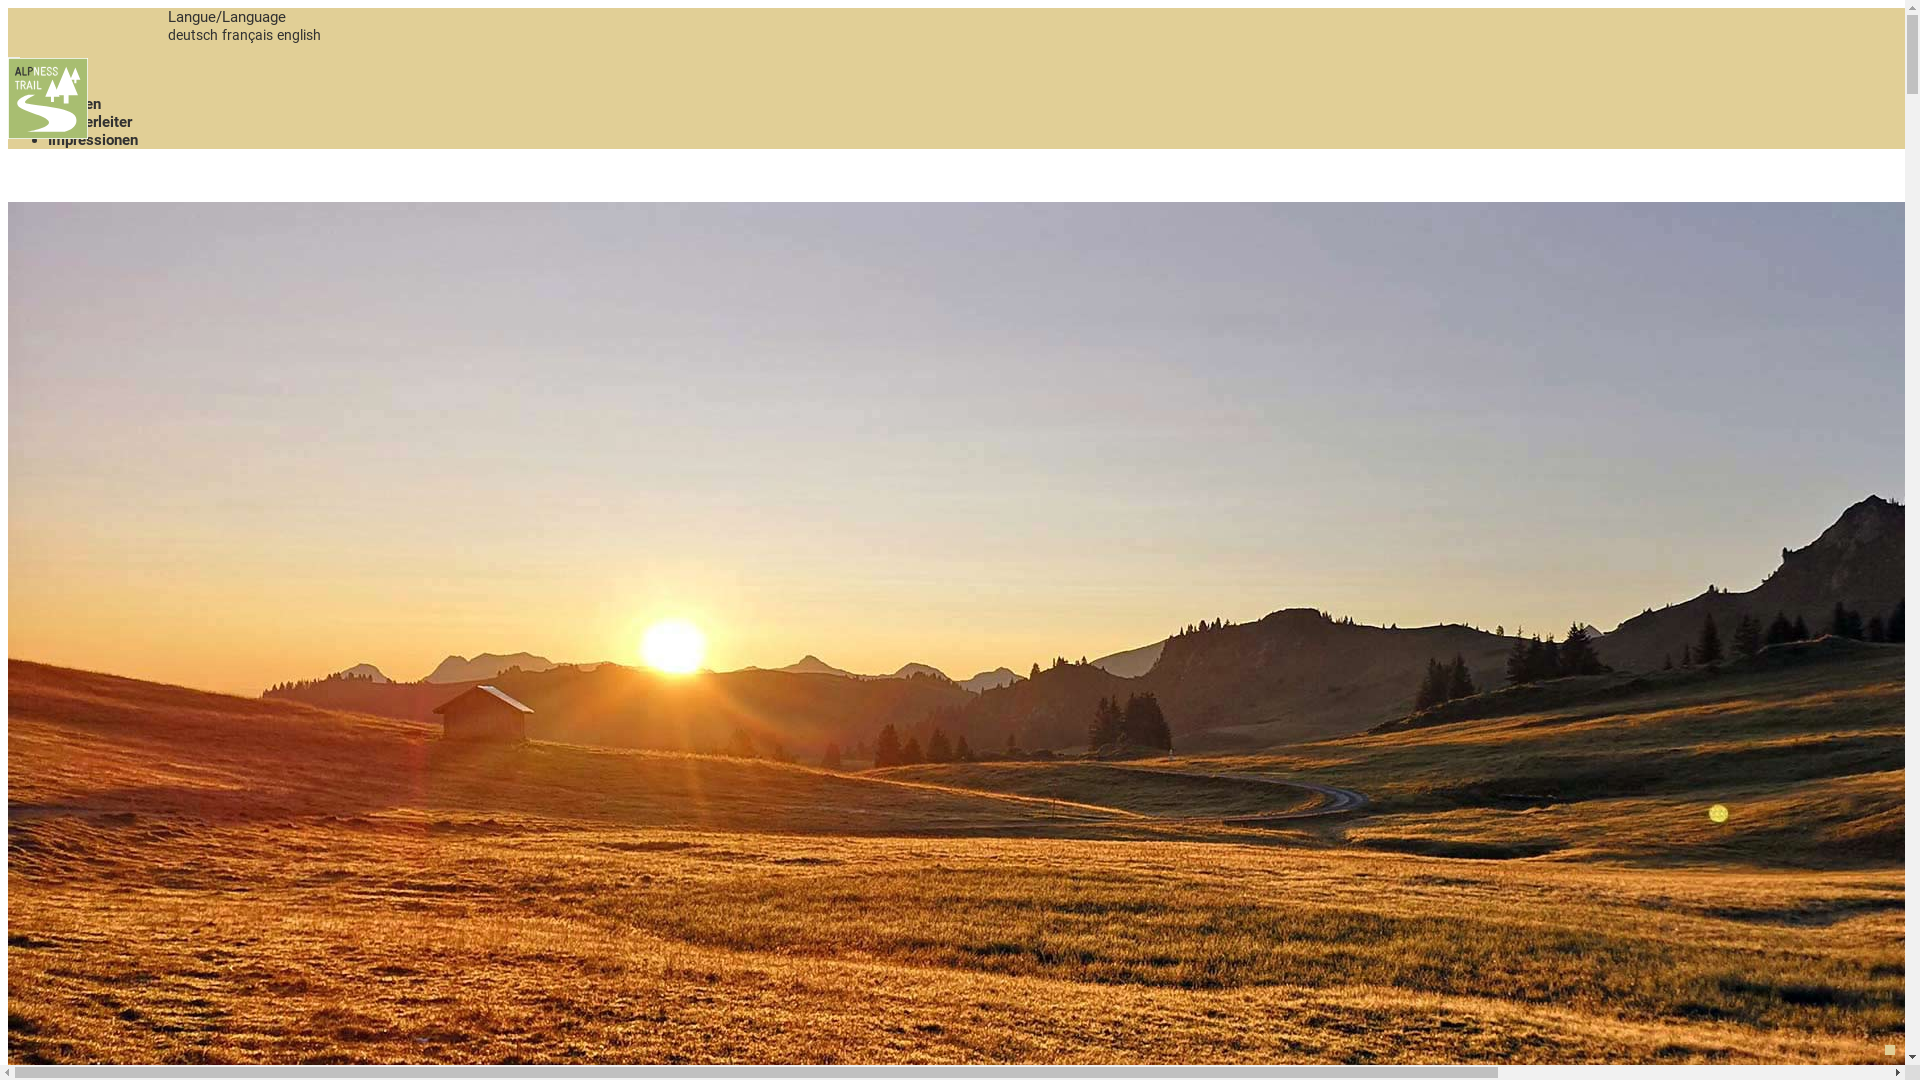  Describe the element at coordinates (192, 34) in the screenshot. I see `'deutsch'` at that location.